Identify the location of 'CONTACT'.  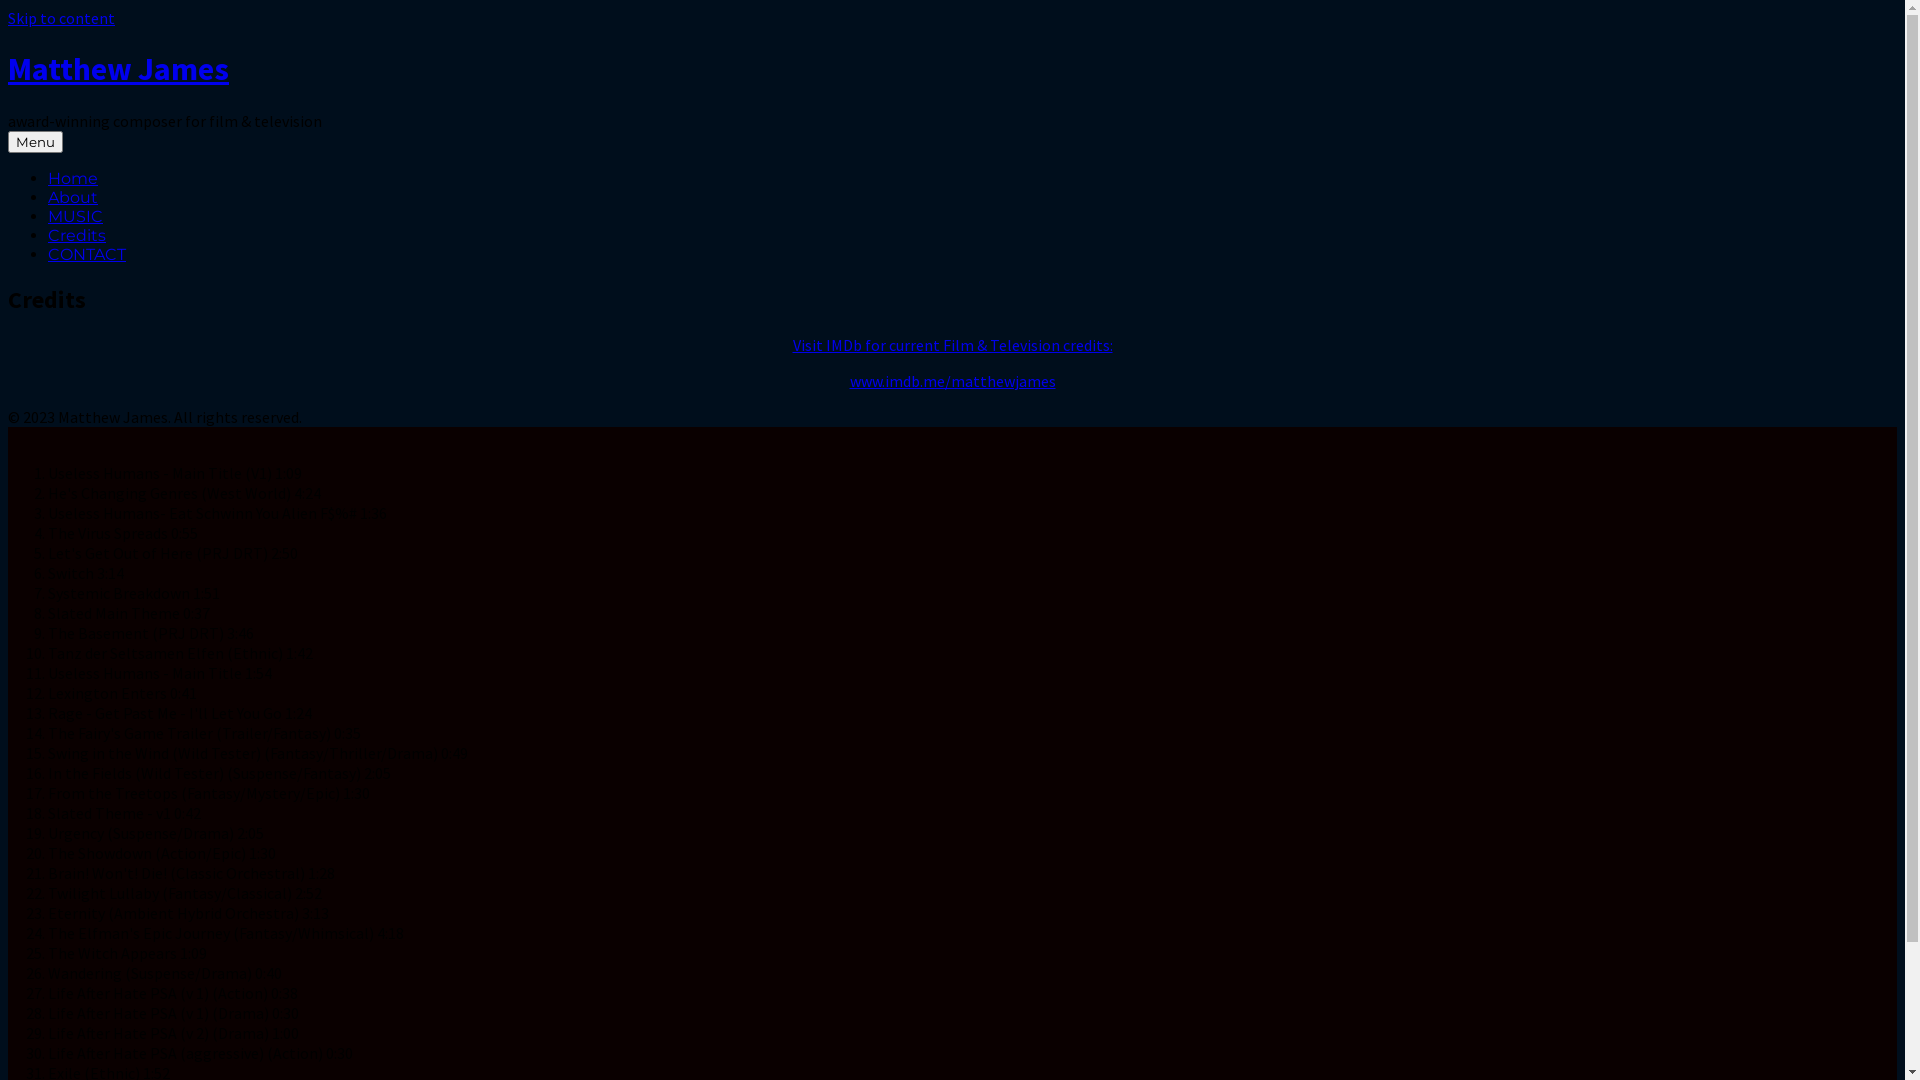
(85, 253).